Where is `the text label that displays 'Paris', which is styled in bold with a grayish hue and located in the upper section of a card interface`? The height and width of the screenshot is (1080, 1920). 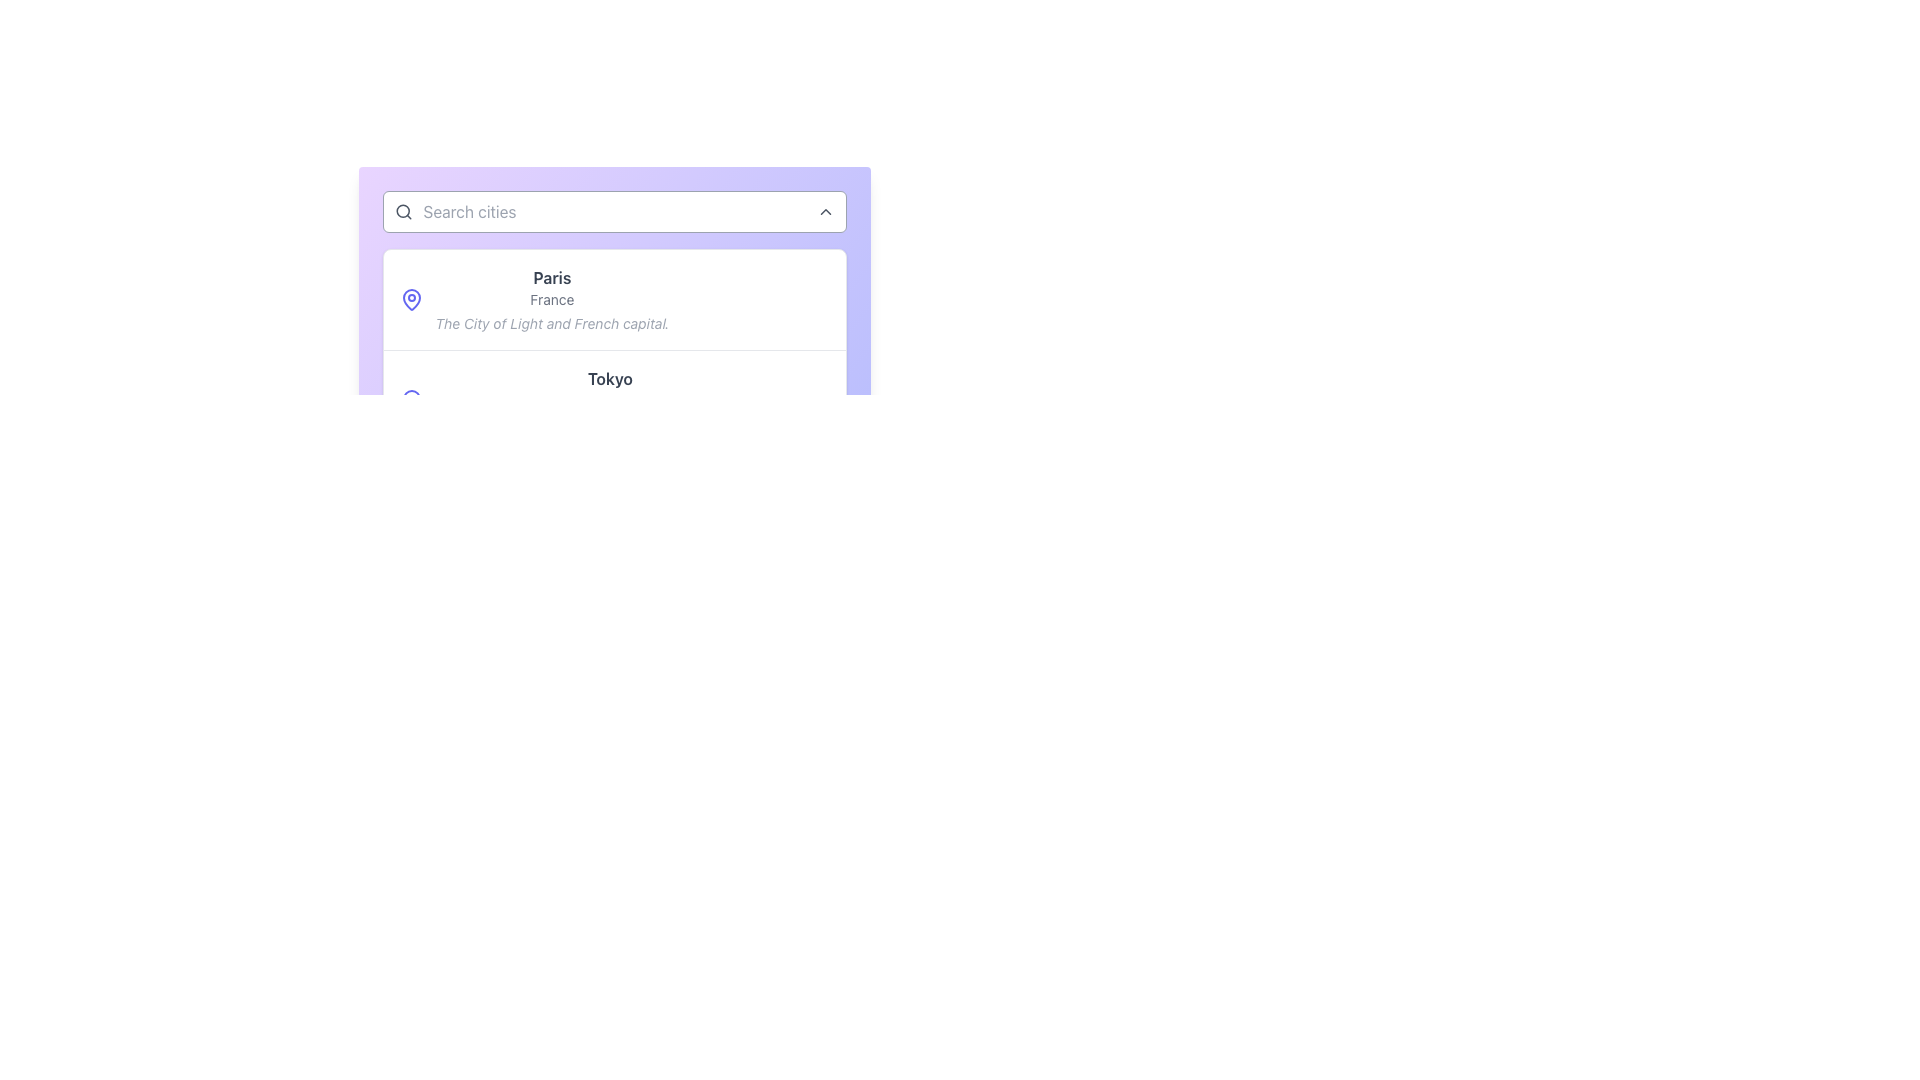 the text label that displays 'Paris', which is styled in bold with a grayish hue and located in the upper section of a card interface is located at coordinates (552, 277).